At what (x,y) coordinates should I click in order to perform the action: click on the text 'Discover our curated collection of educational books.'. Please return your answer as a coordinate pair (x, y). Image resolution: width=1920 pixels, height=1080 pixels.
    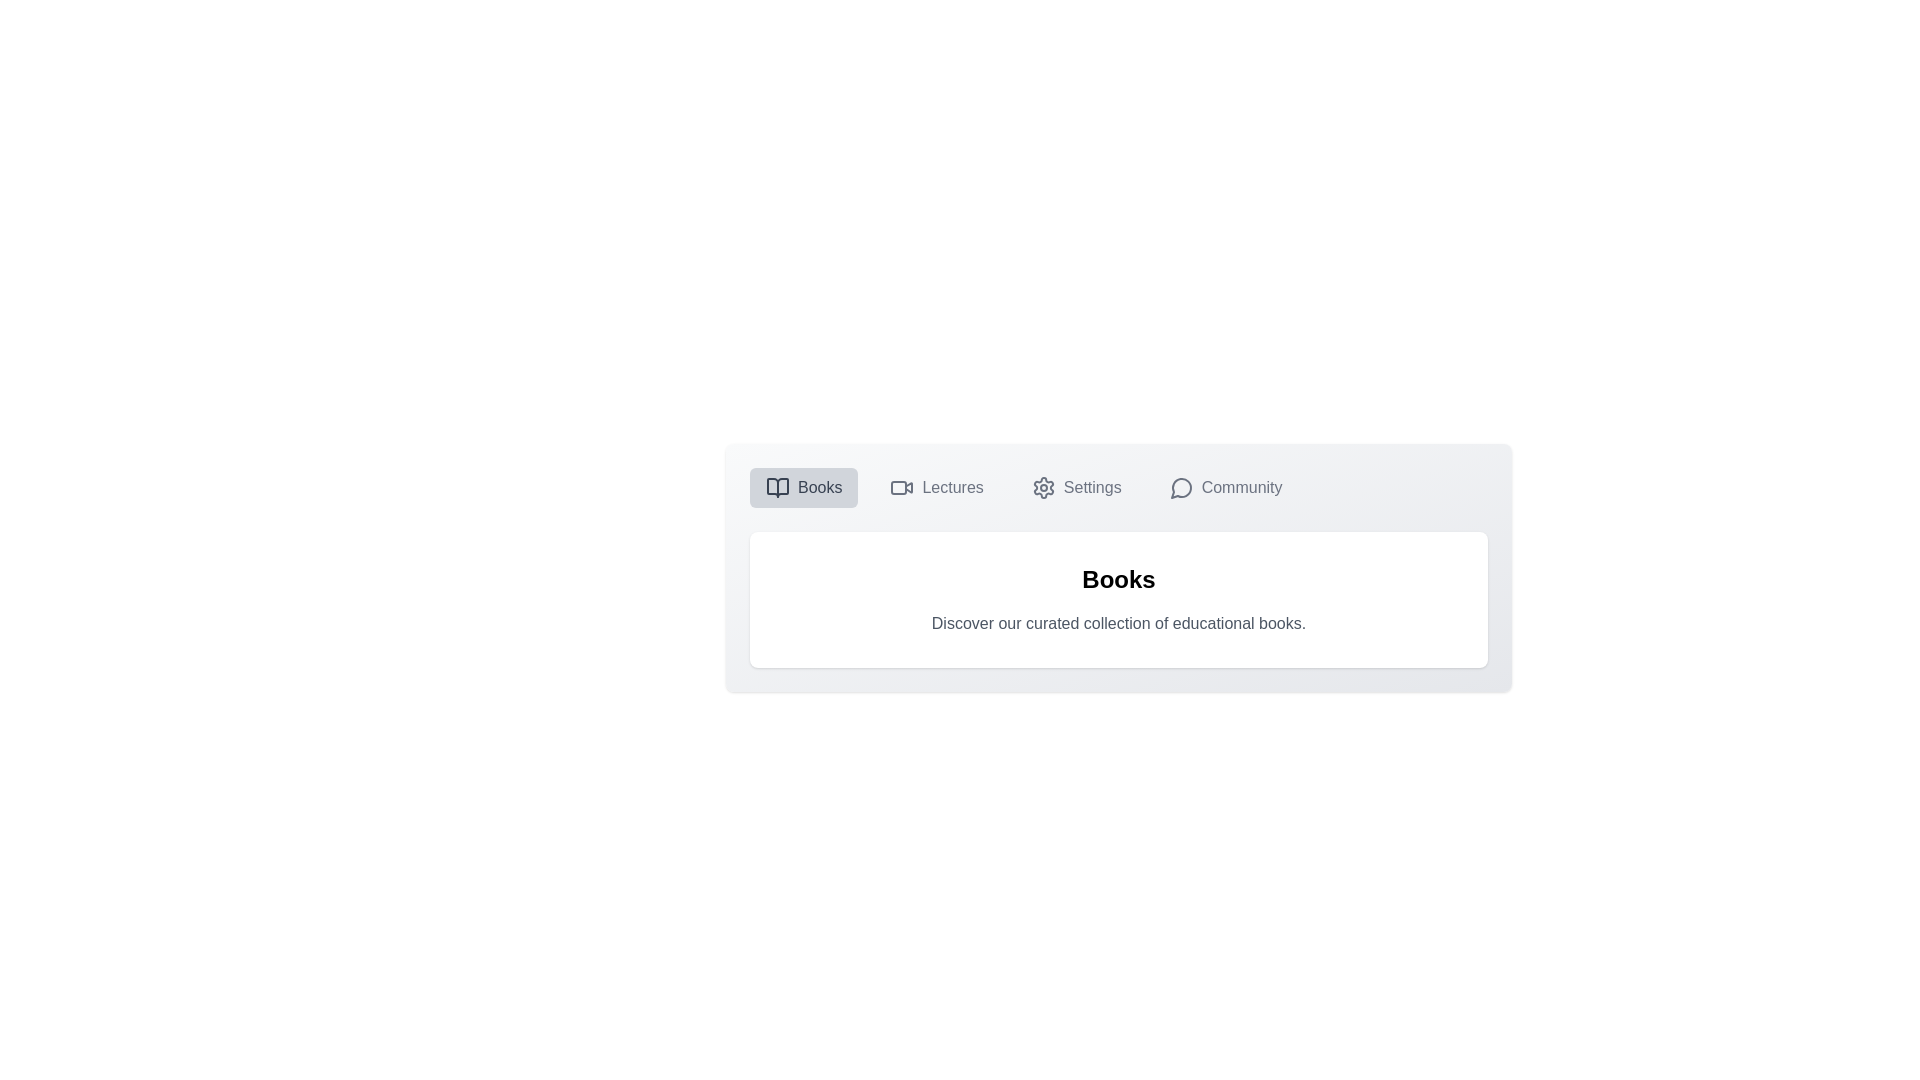
    Looking at the image, I should click on (1117, 623).